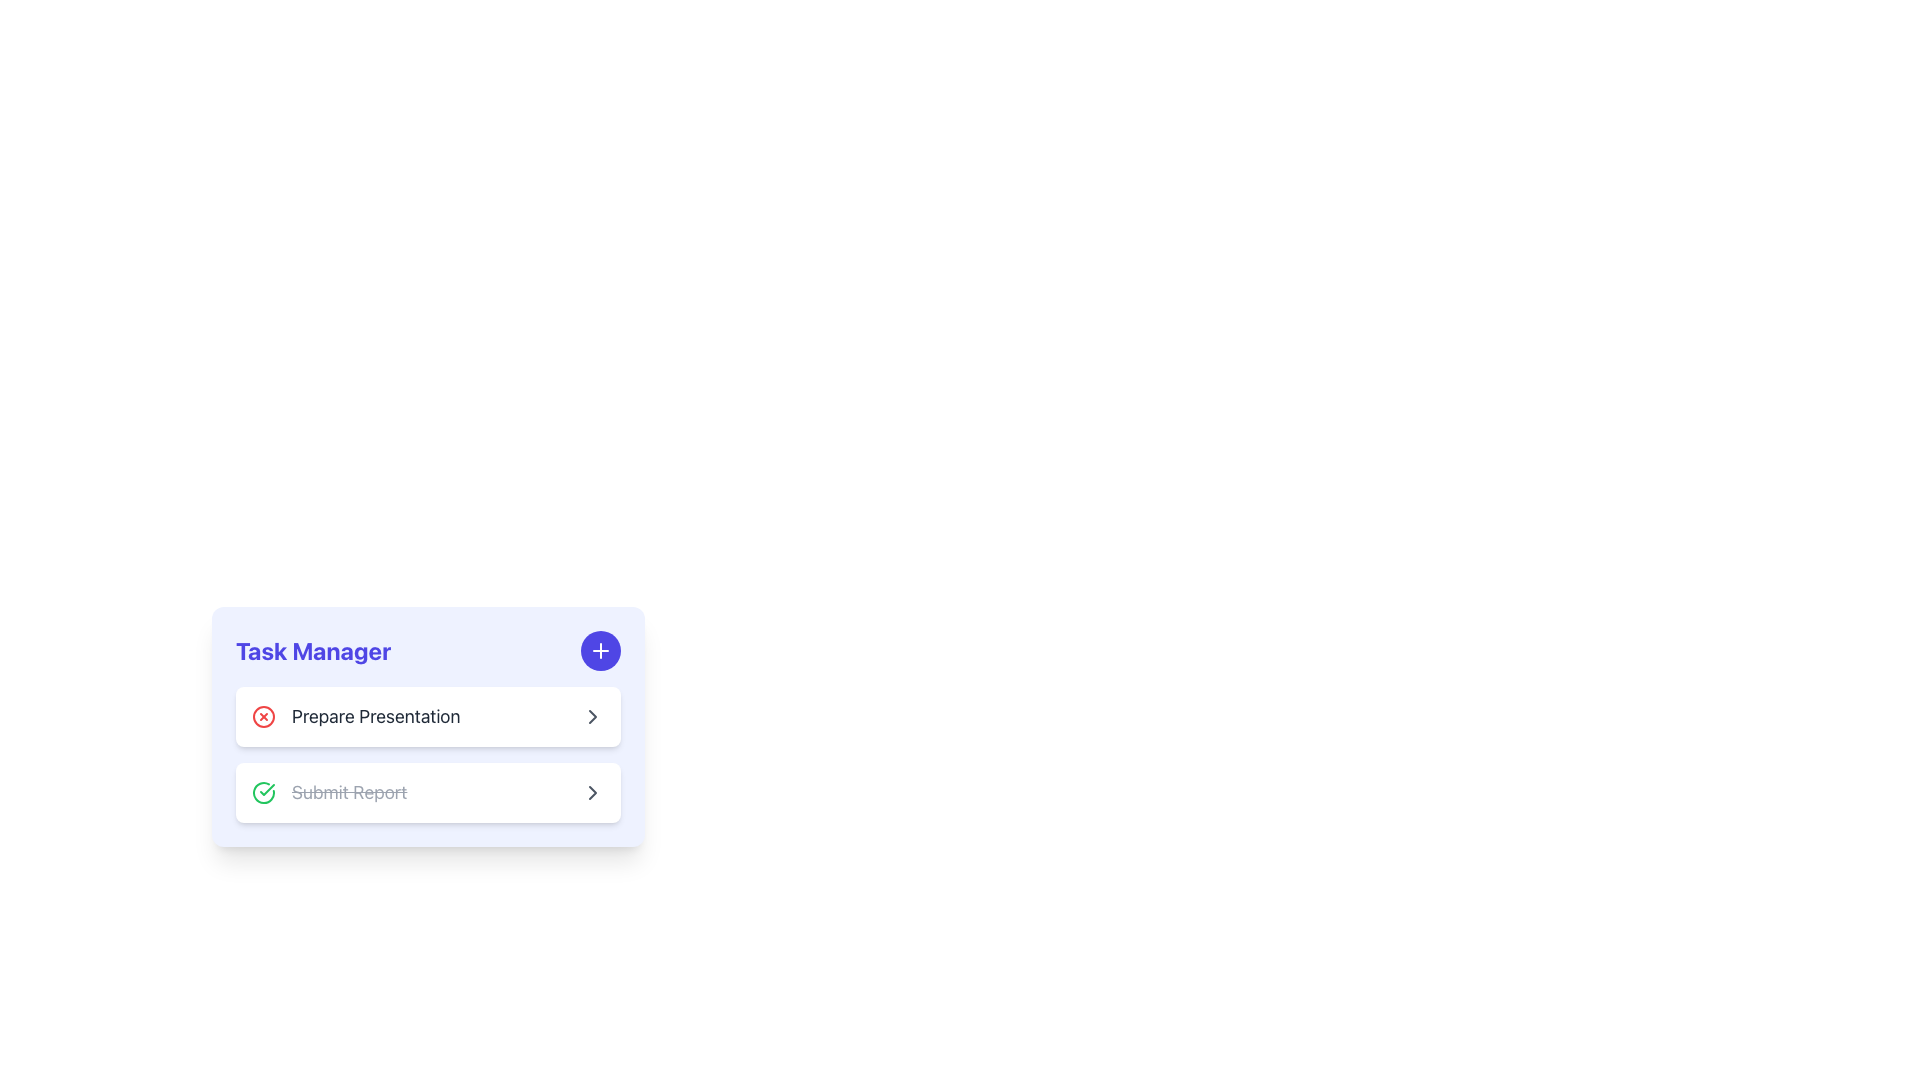 The image size is (1920, 1080). I want to click on the green circular checkmark icon, so click(263, 792).